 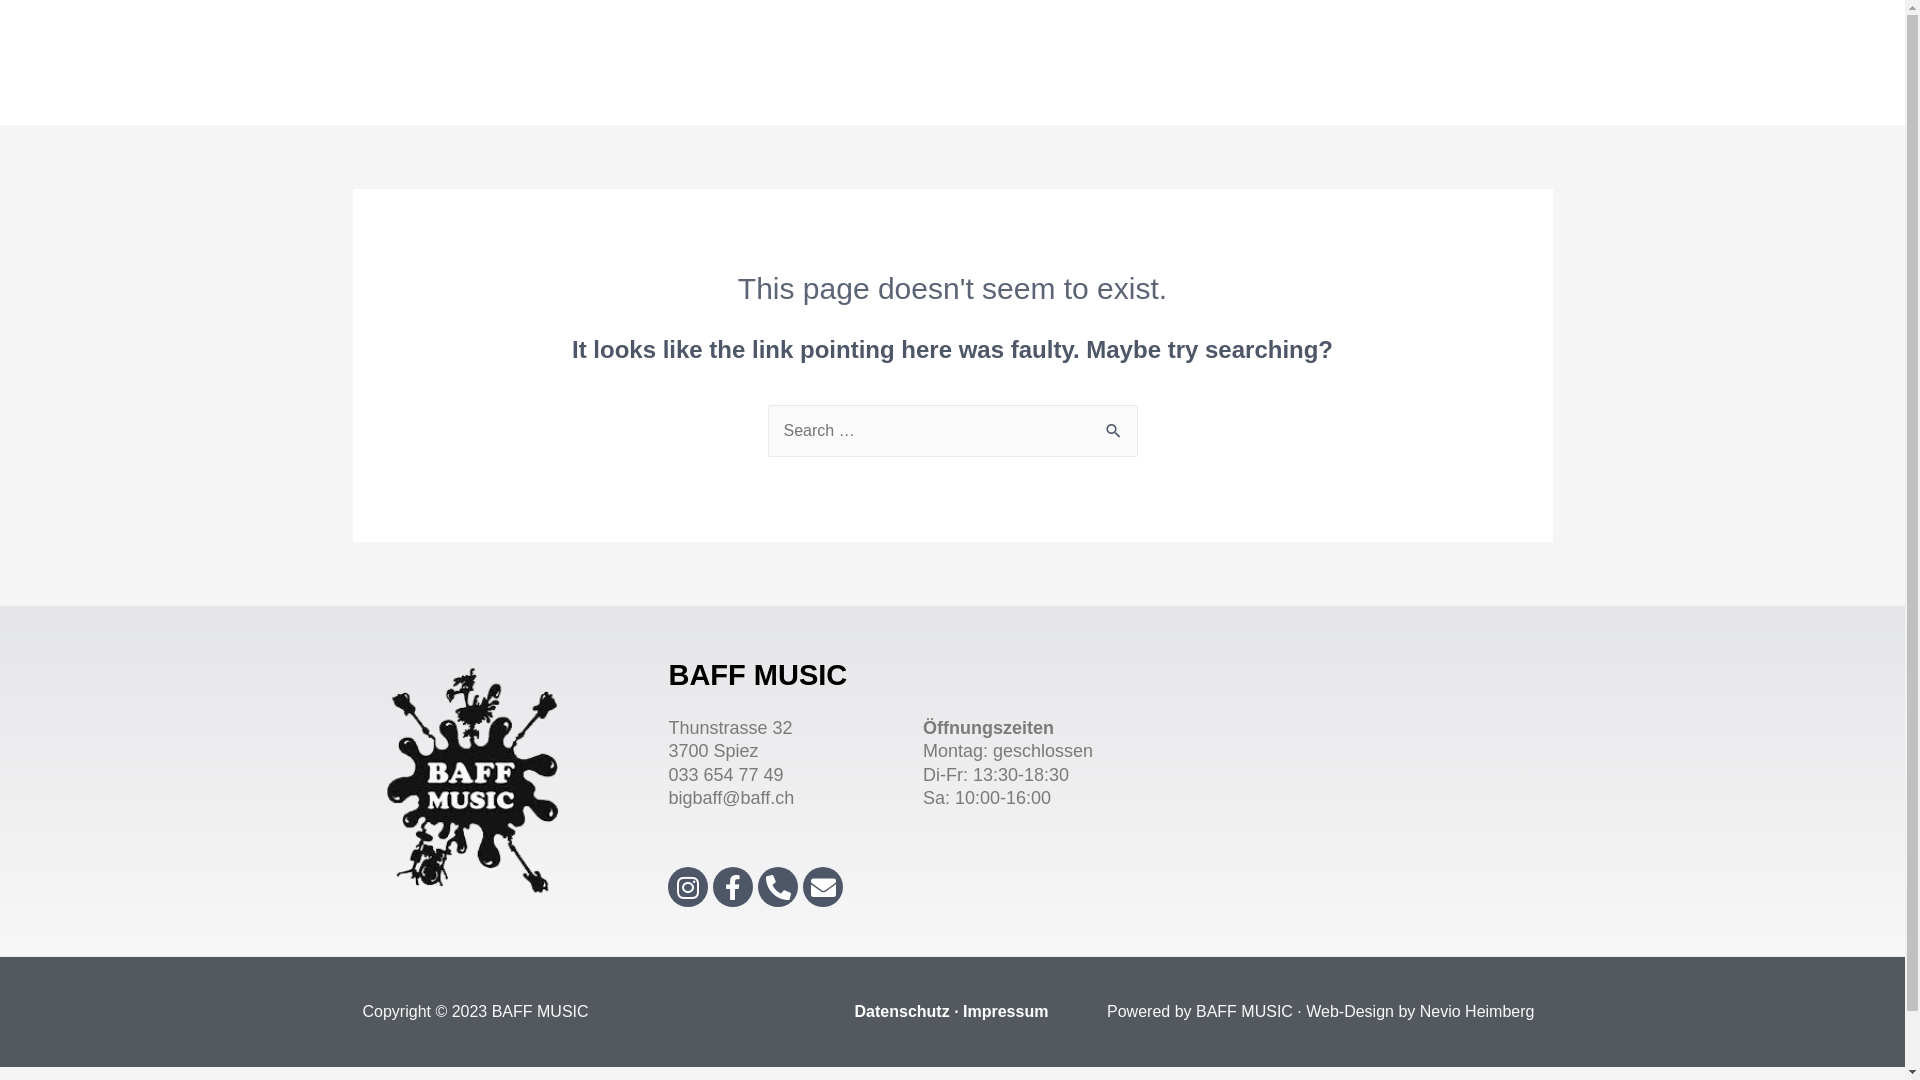 I want to click on 'Datenschutz', so click(x=901, y=1011).